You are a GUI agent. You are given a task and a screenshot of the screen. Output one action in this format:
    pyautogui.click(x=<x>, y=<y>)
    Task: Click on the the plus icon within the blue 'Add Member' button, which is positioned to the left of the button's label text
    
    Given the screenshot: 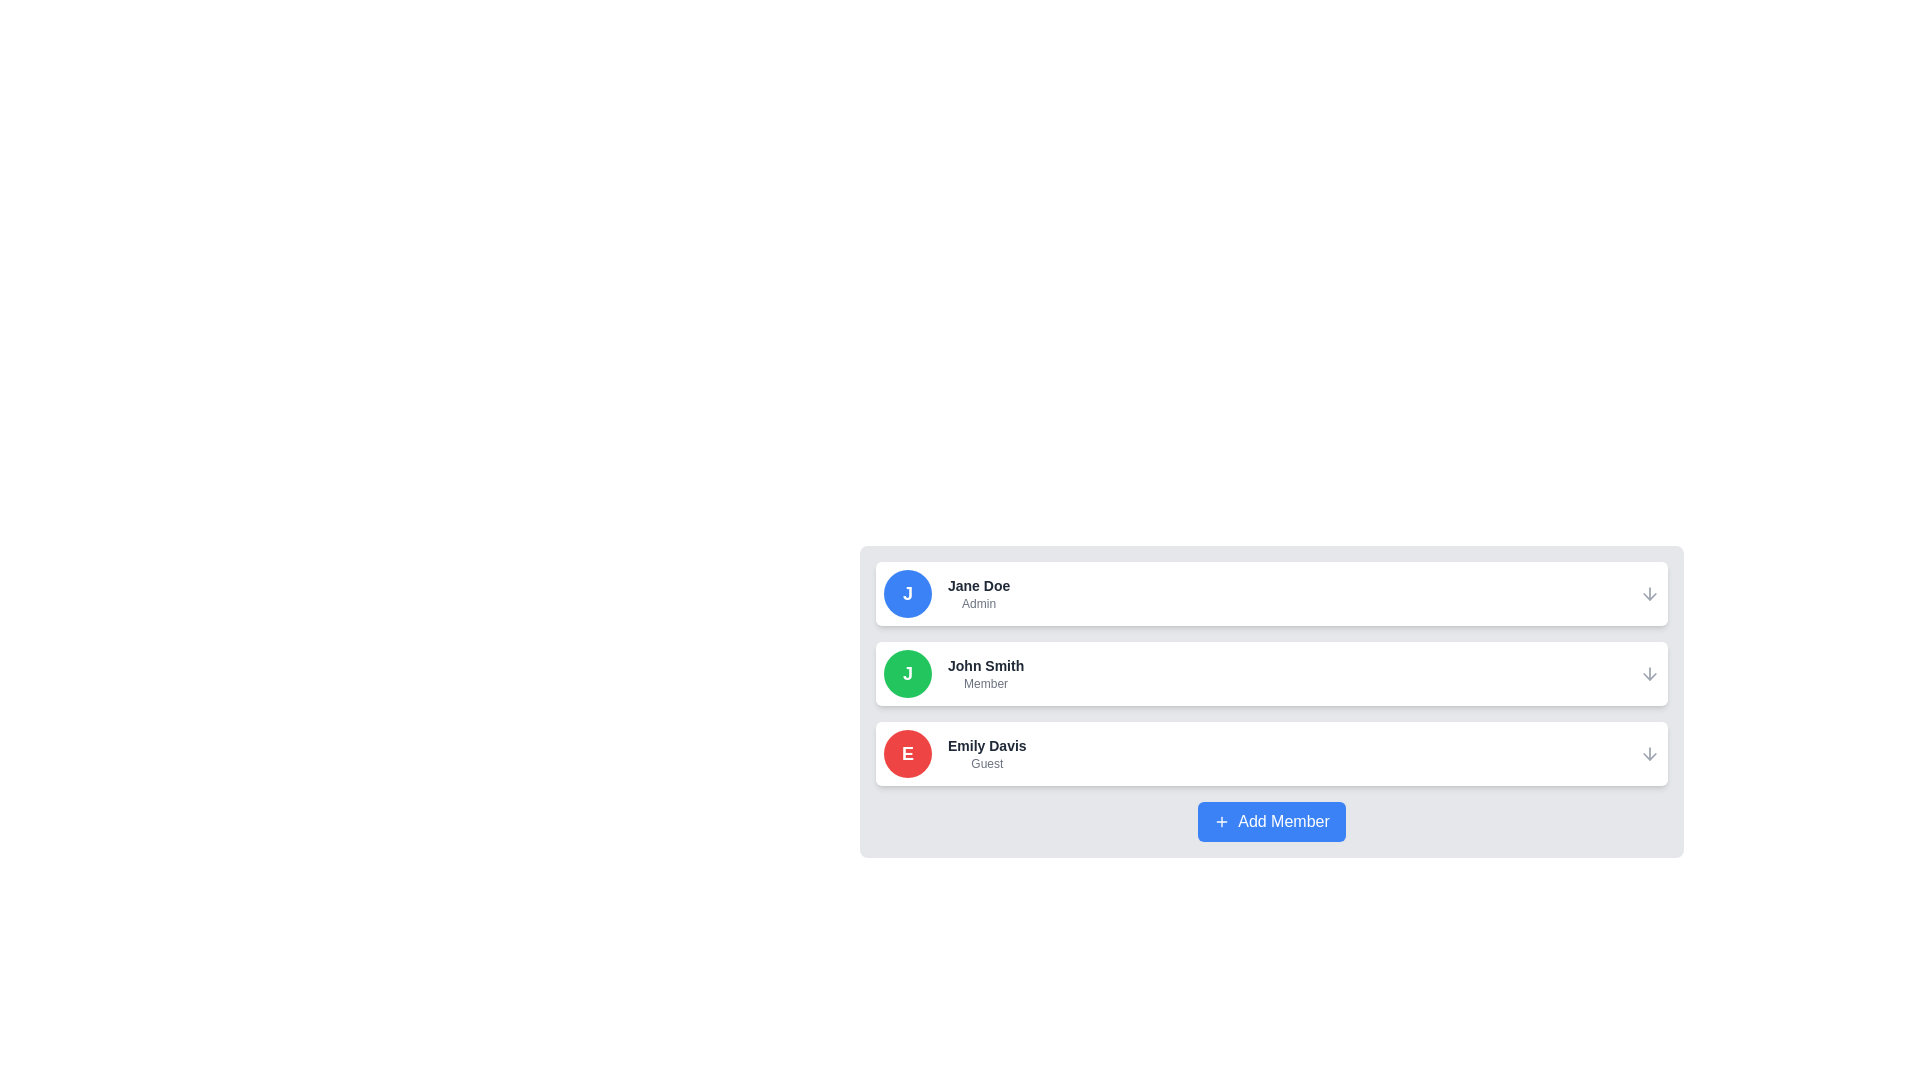 What is the action you would take?
    pyautogui.click(x=1221, y=821)
    